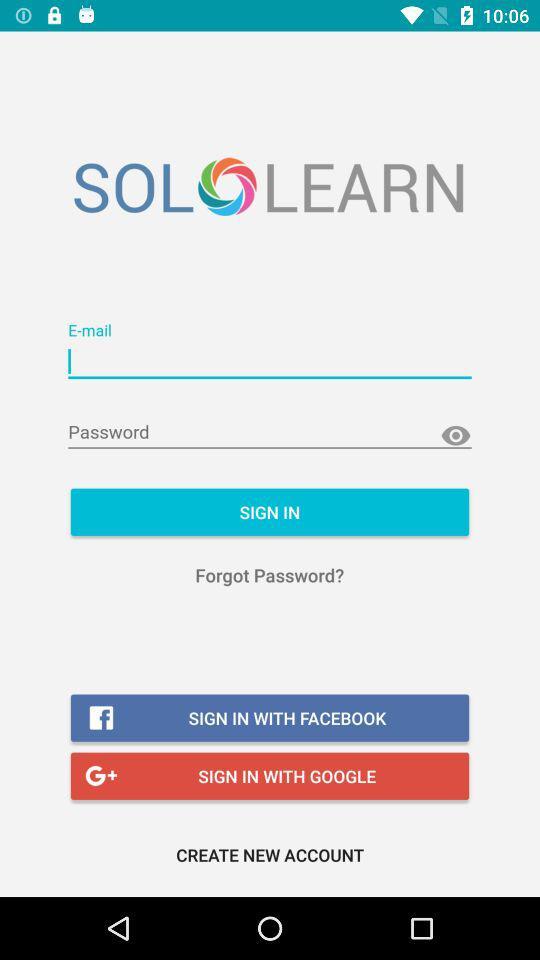  I want to click on forgot password?, so click(269, 575).